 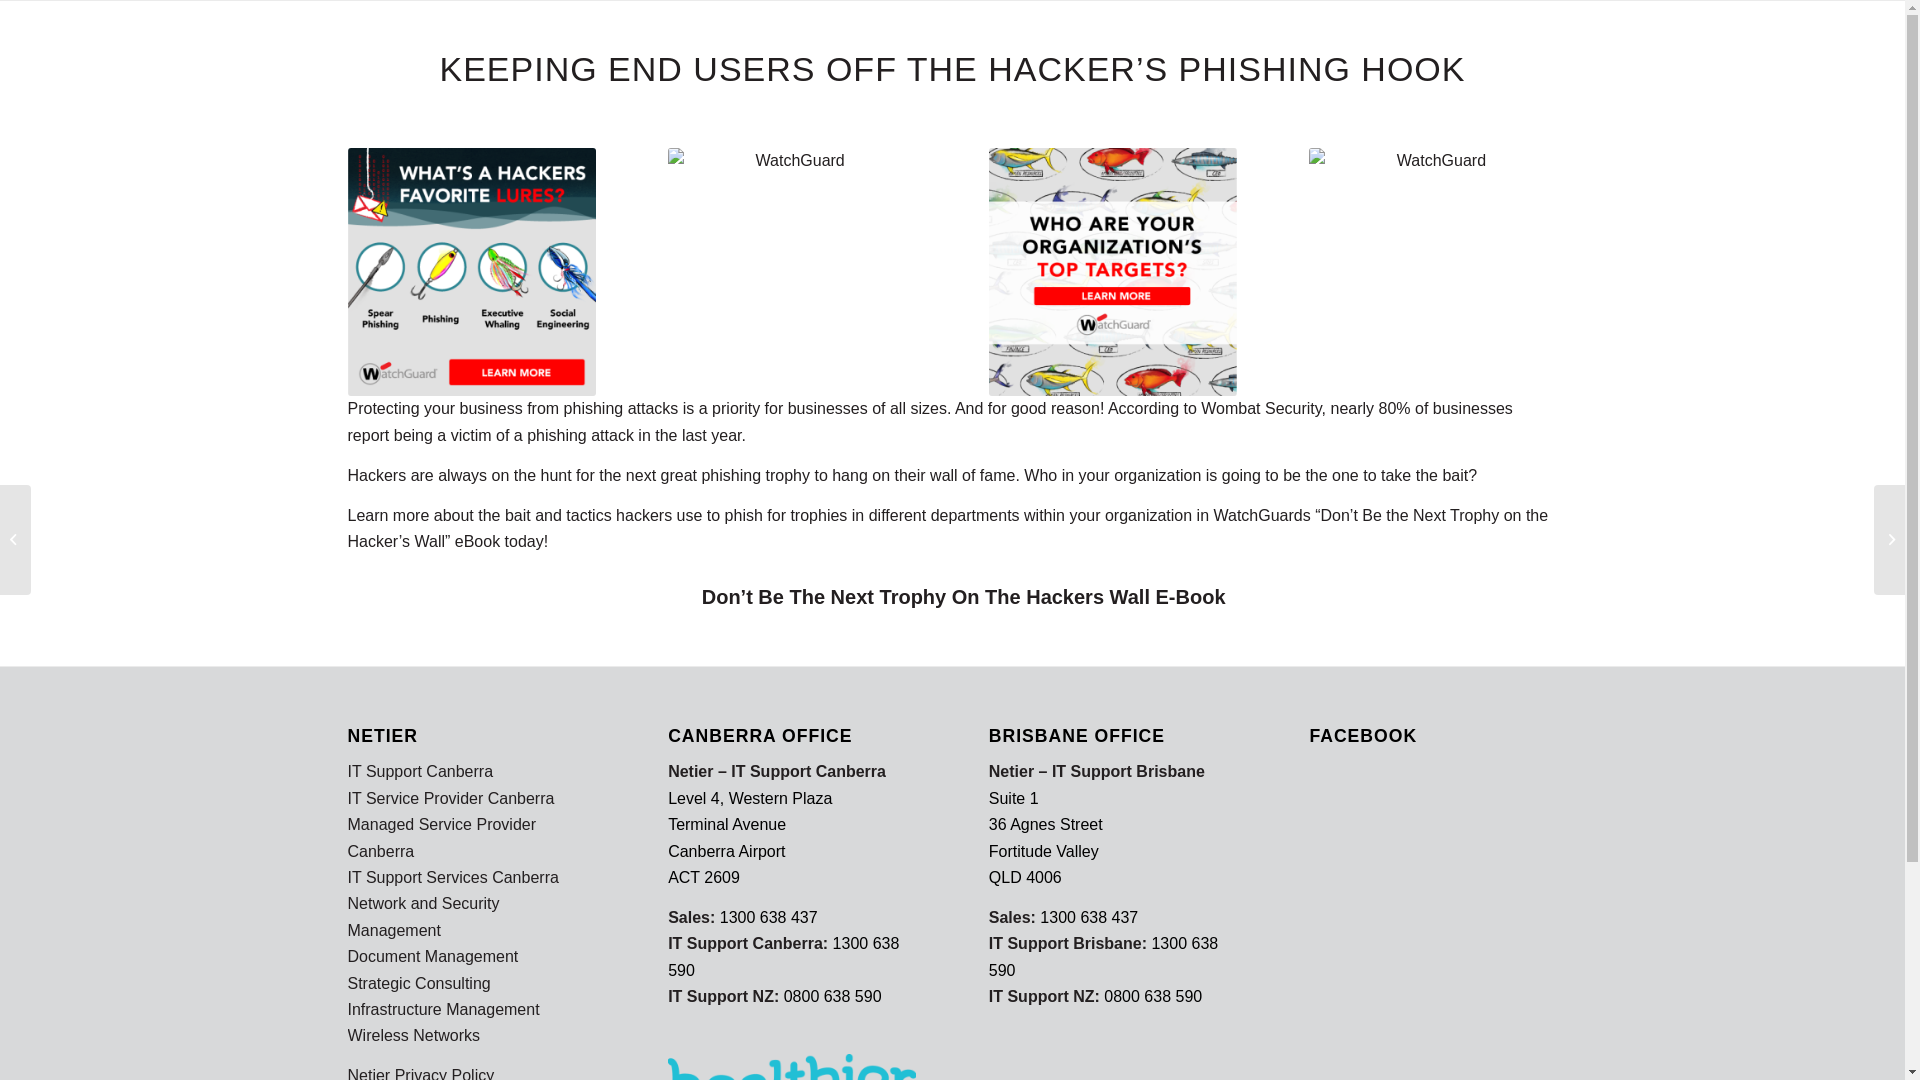 What do you see at coordinates (470, 272) in the screenshot?
I see `'WatchGuard'` at bounding box center [470, 272].